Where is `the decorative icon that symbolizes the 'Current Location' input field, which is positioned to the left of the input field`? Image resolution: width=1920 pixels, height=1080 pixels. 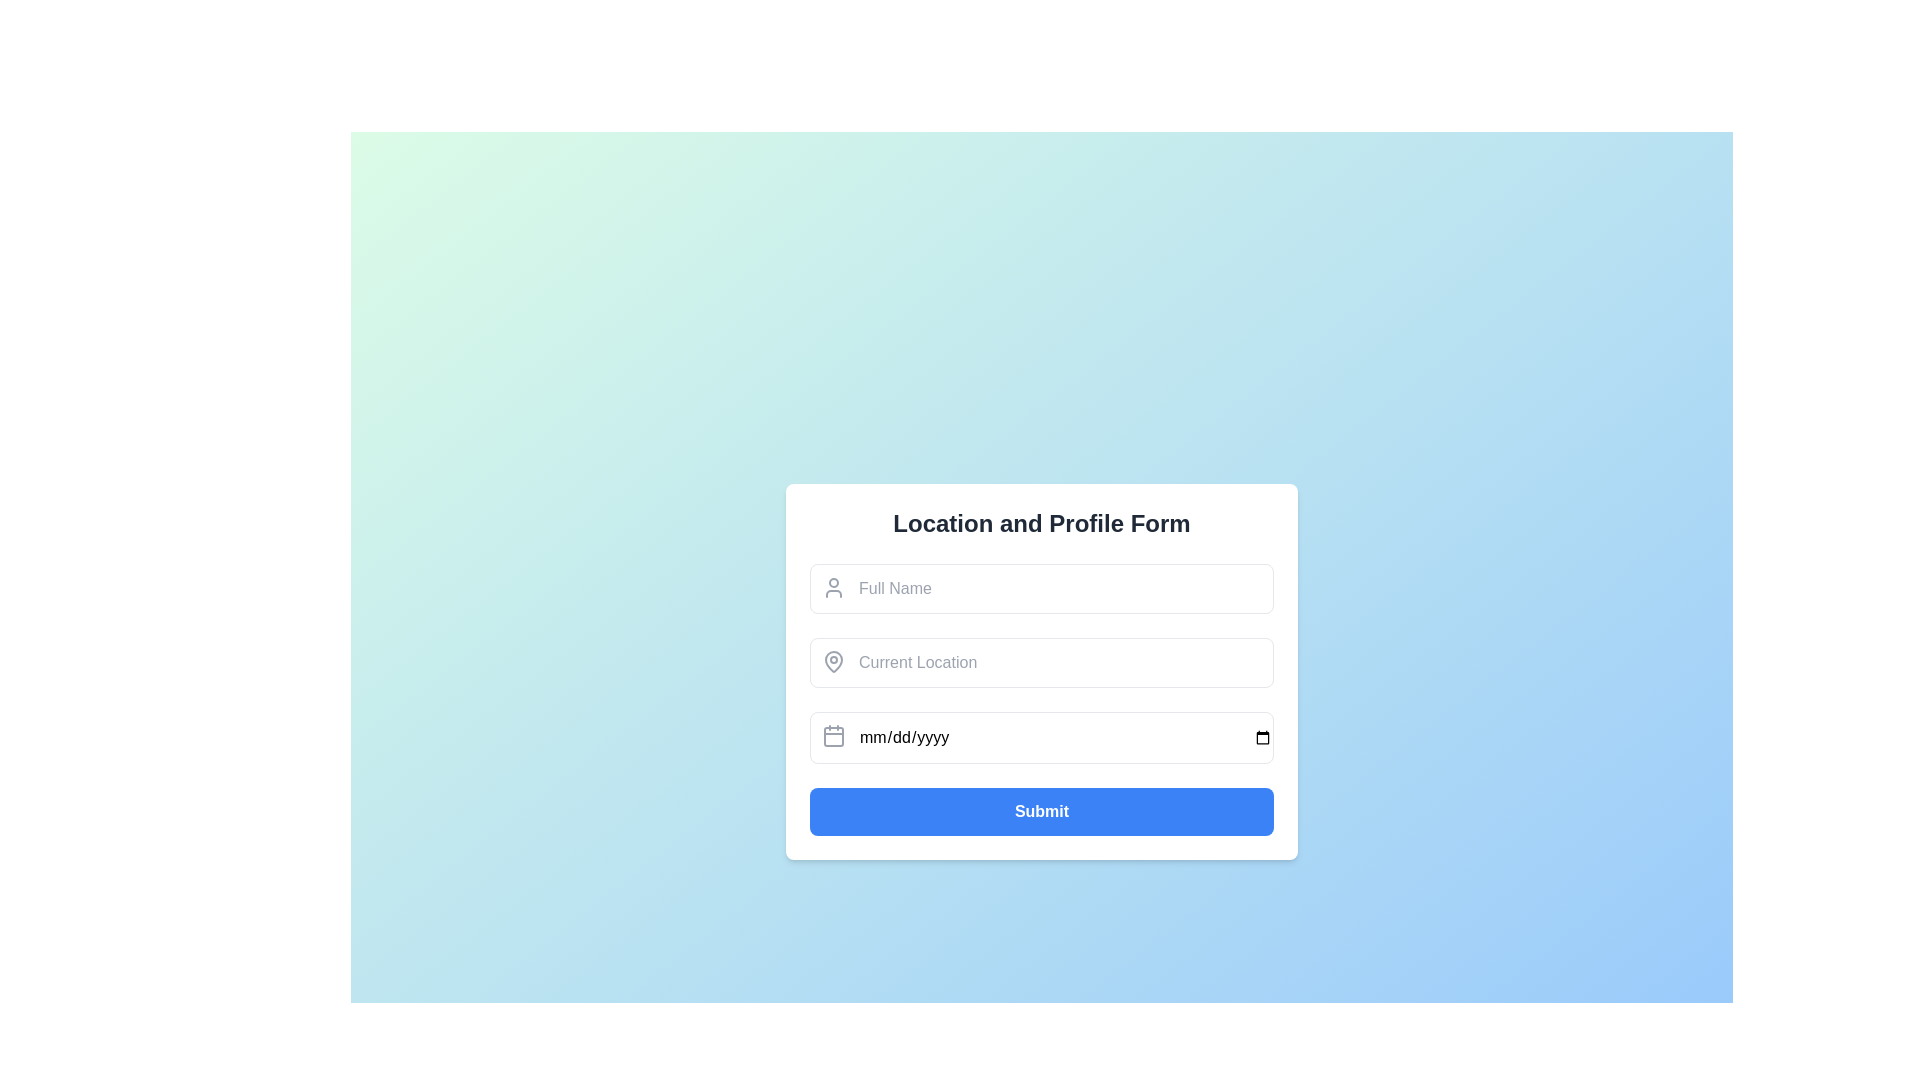
the decorative icon that symbolizes the 'Current Location' input field, which is positioned to the left of the input field is located at coordinates (834, 660).